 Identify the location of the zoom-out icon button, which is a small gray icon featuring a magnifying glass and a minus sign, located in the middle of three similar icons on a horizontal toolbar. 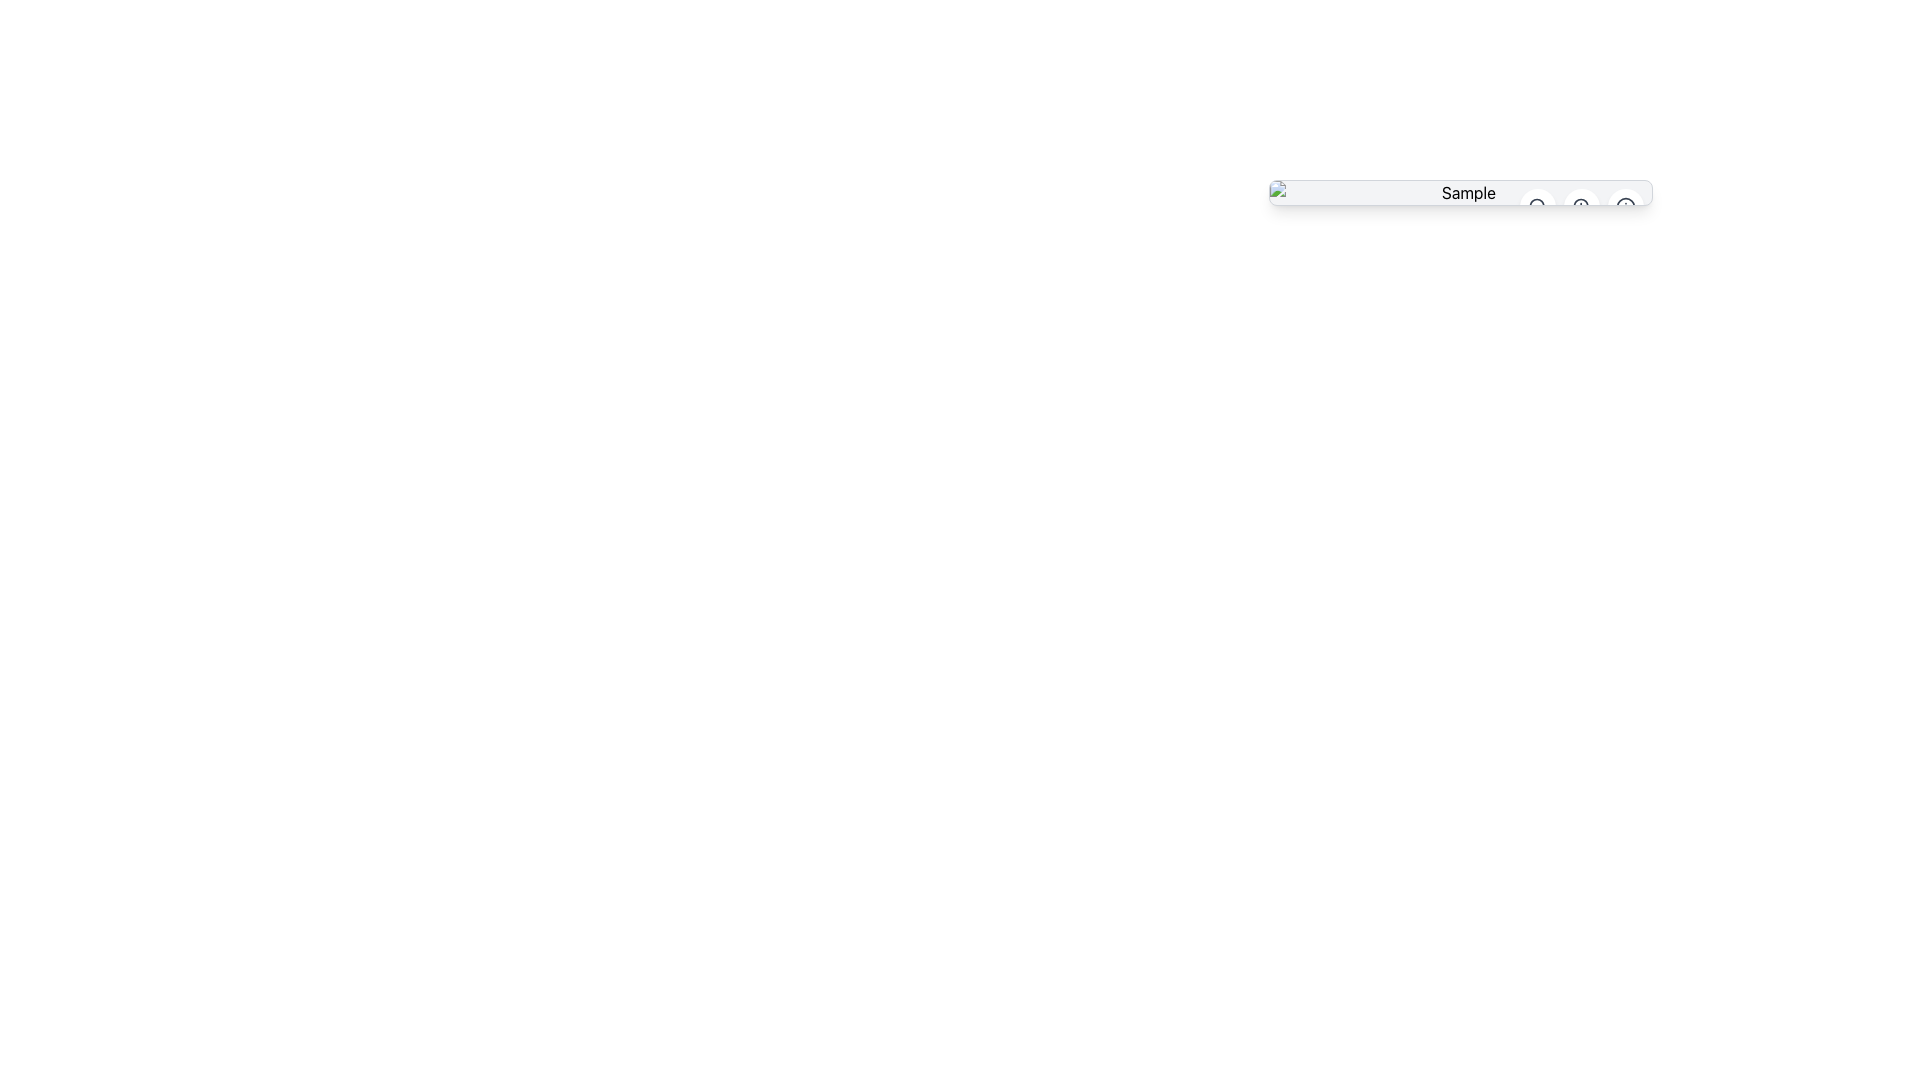
(1536, 207).